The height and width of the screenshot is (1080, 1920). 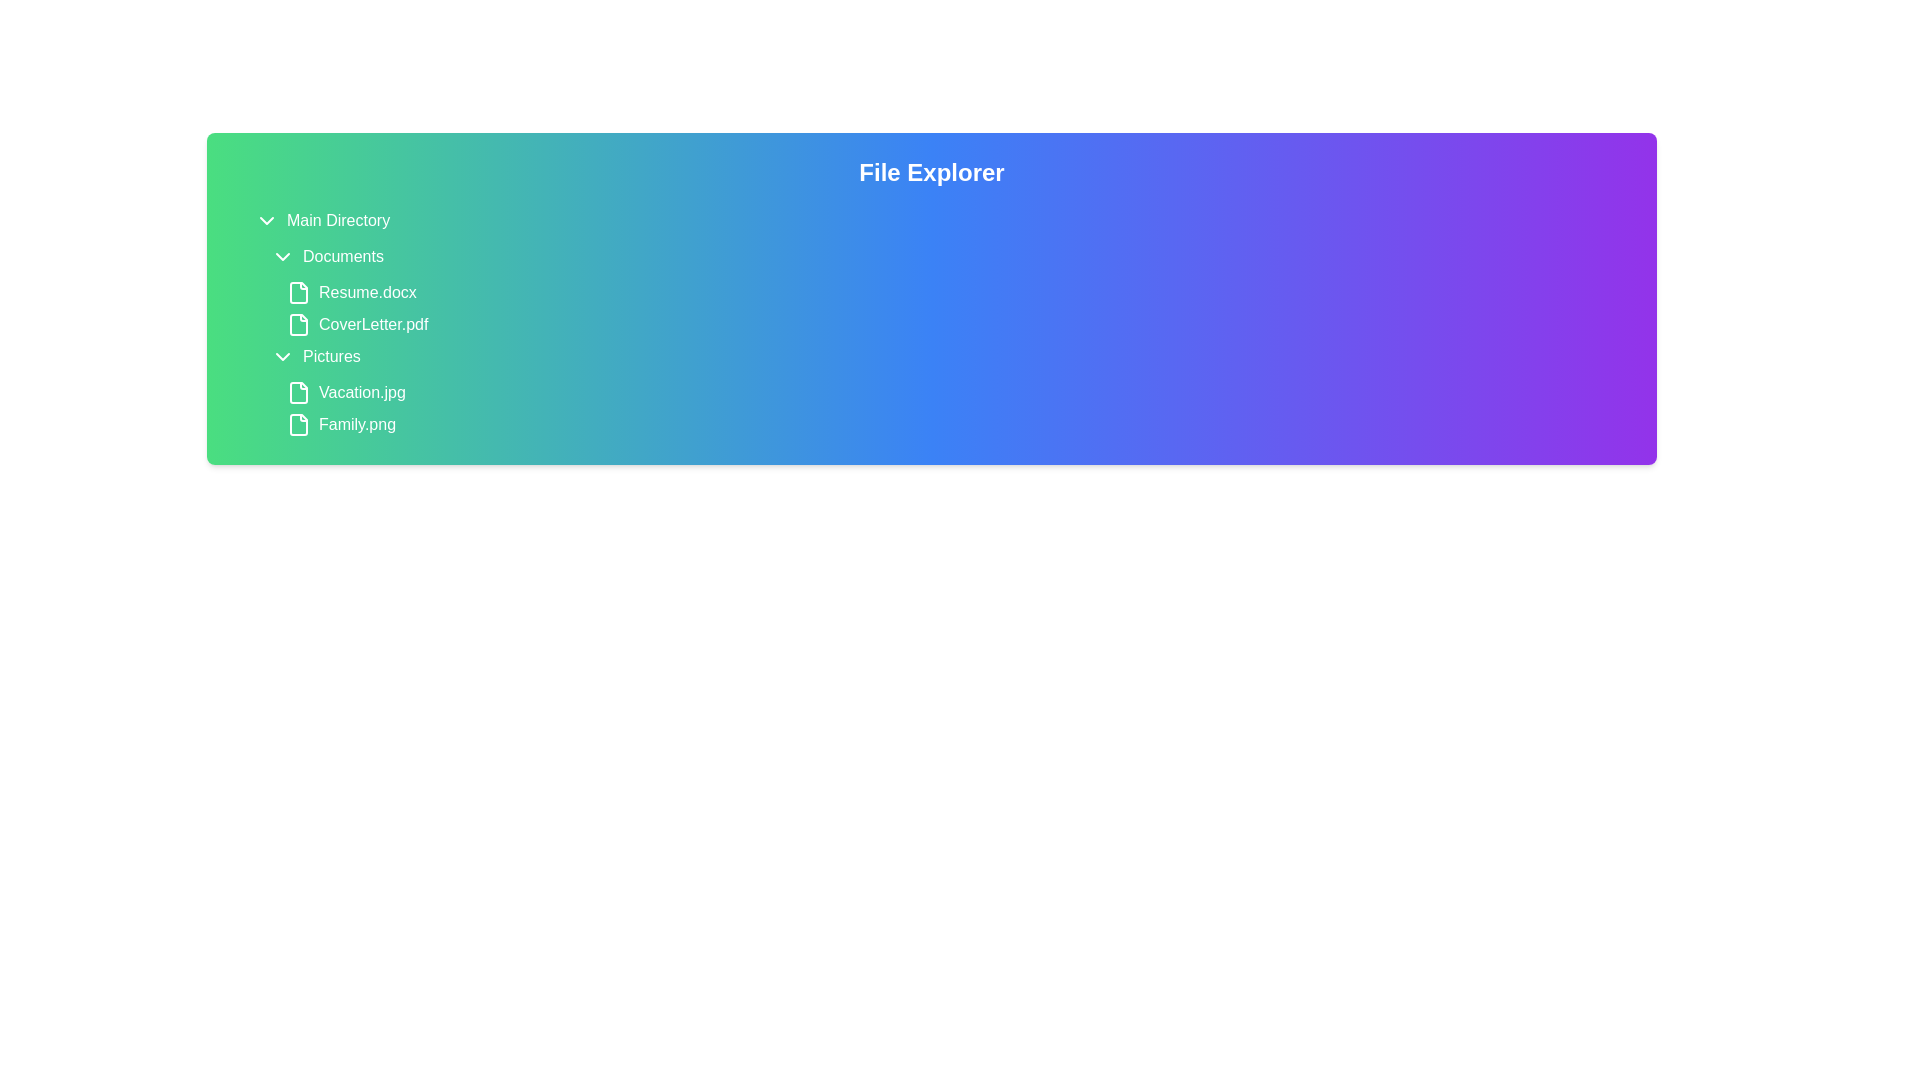 I want to click on the icon representing the document file 'Resume.docx' in the file explorer interface, so click(x=297, y=293).